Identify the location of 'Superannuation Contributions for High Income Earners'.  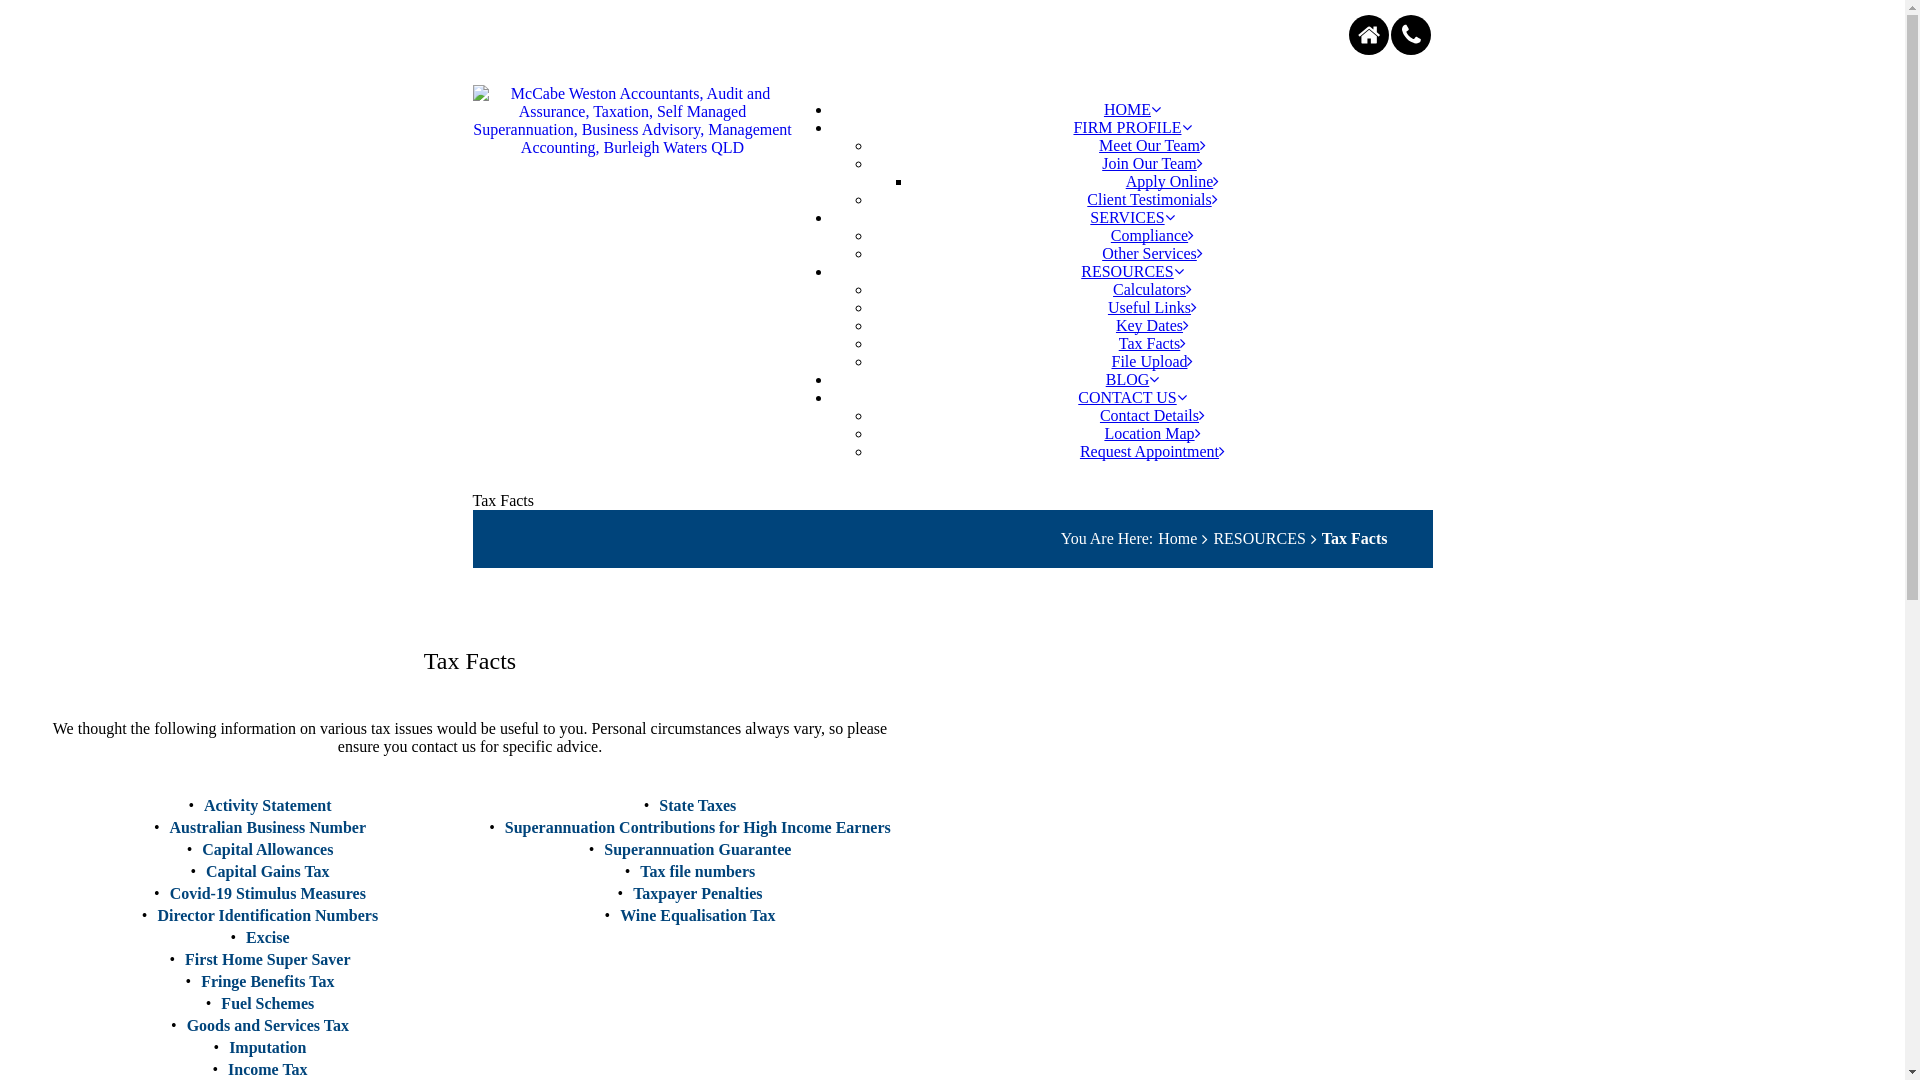
(697, 827).